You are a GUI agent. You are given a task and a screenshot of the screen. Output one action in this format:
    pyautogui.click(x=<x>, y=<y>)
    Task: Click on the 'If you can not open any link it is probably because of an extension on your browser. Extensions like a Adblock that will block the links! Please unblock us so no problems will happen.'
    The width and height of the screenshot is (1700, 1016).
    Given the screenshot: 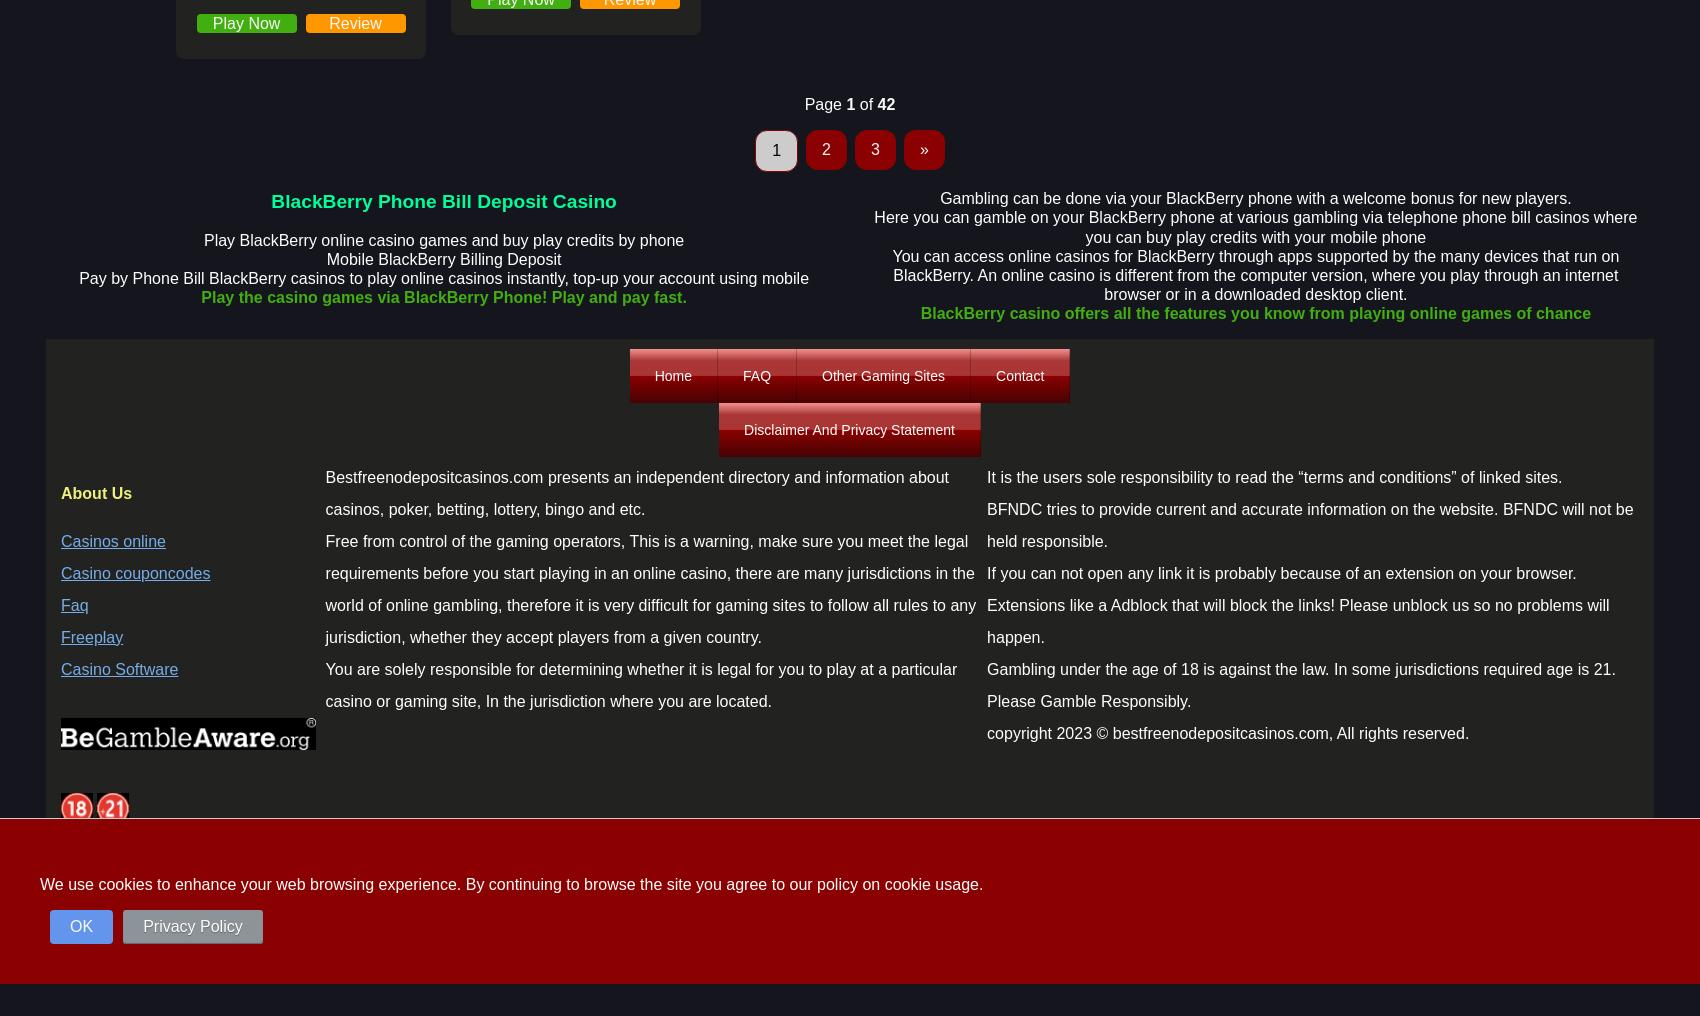 What is the action you would take?
    pyautogui.click(x=1297, y=604)
    